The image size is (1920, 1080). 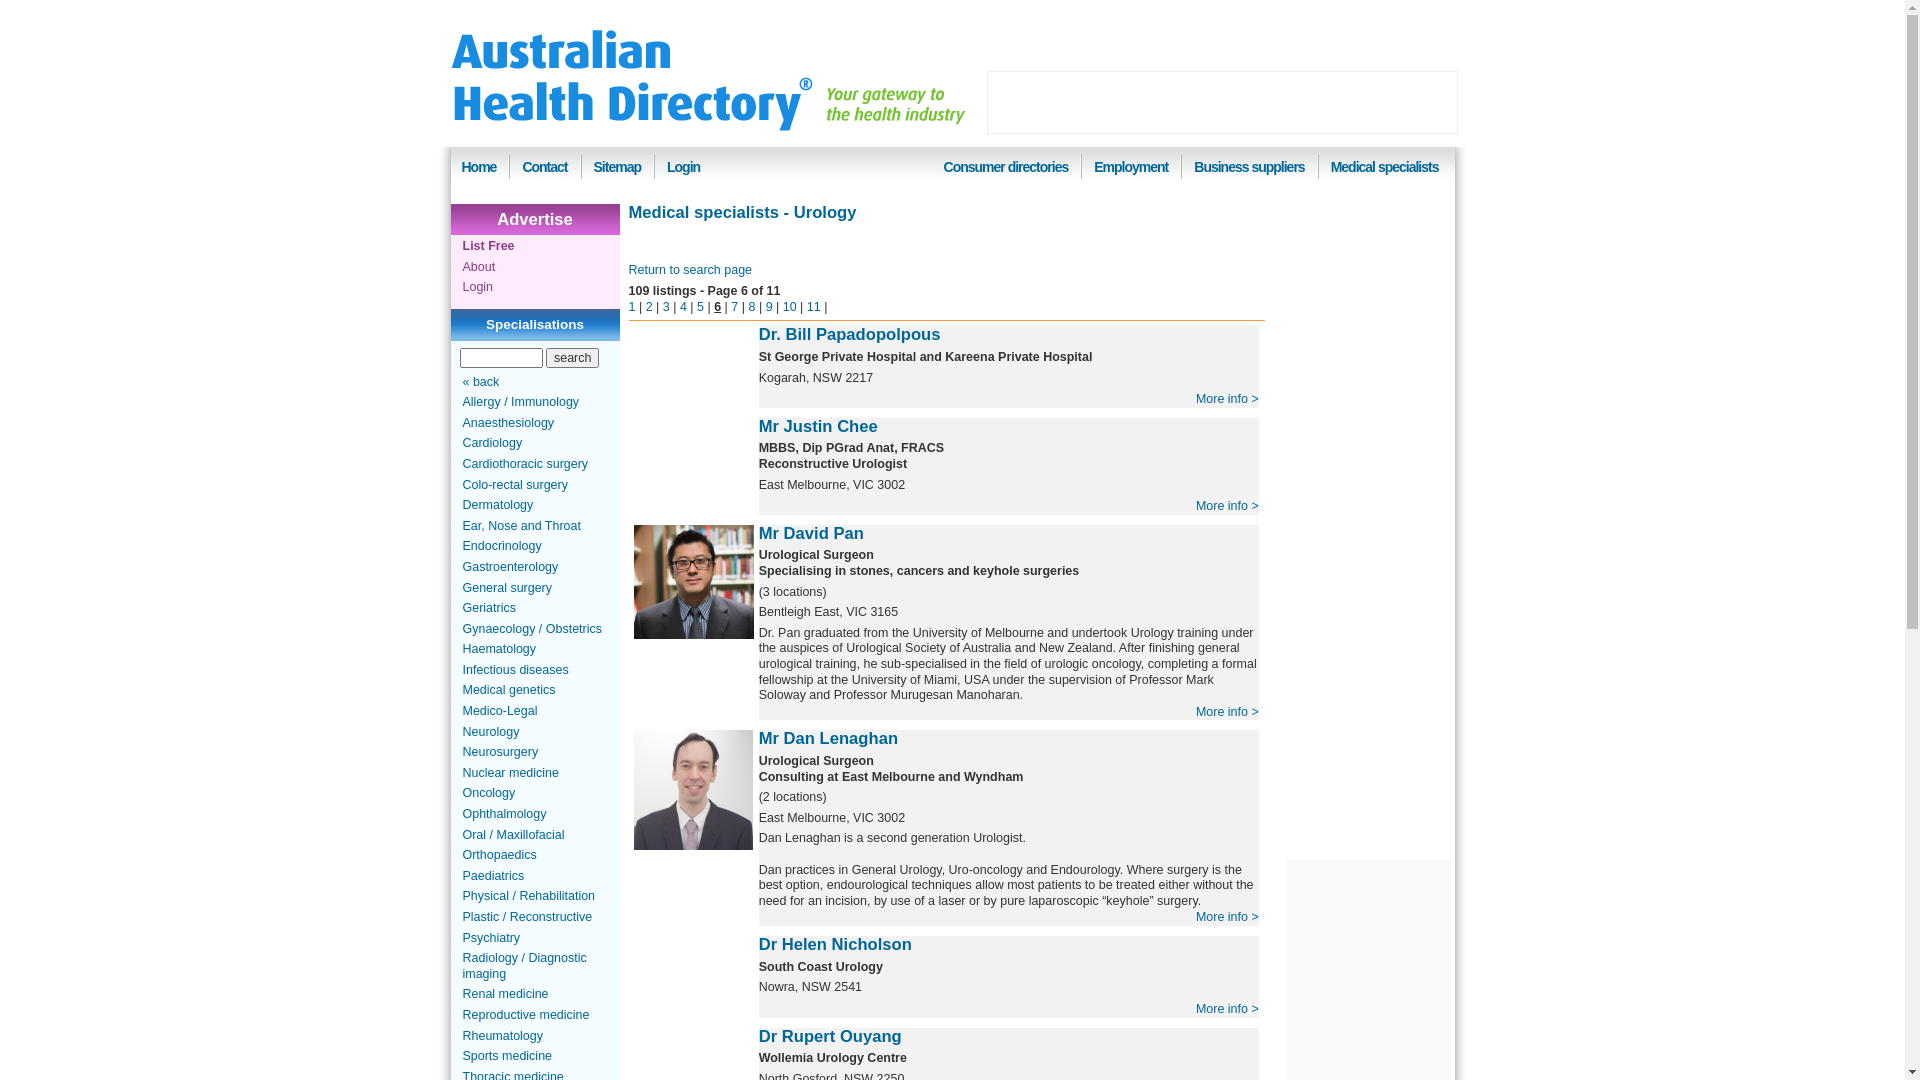 I want to click on 'Medical genetics', so click(x=460, y=689).